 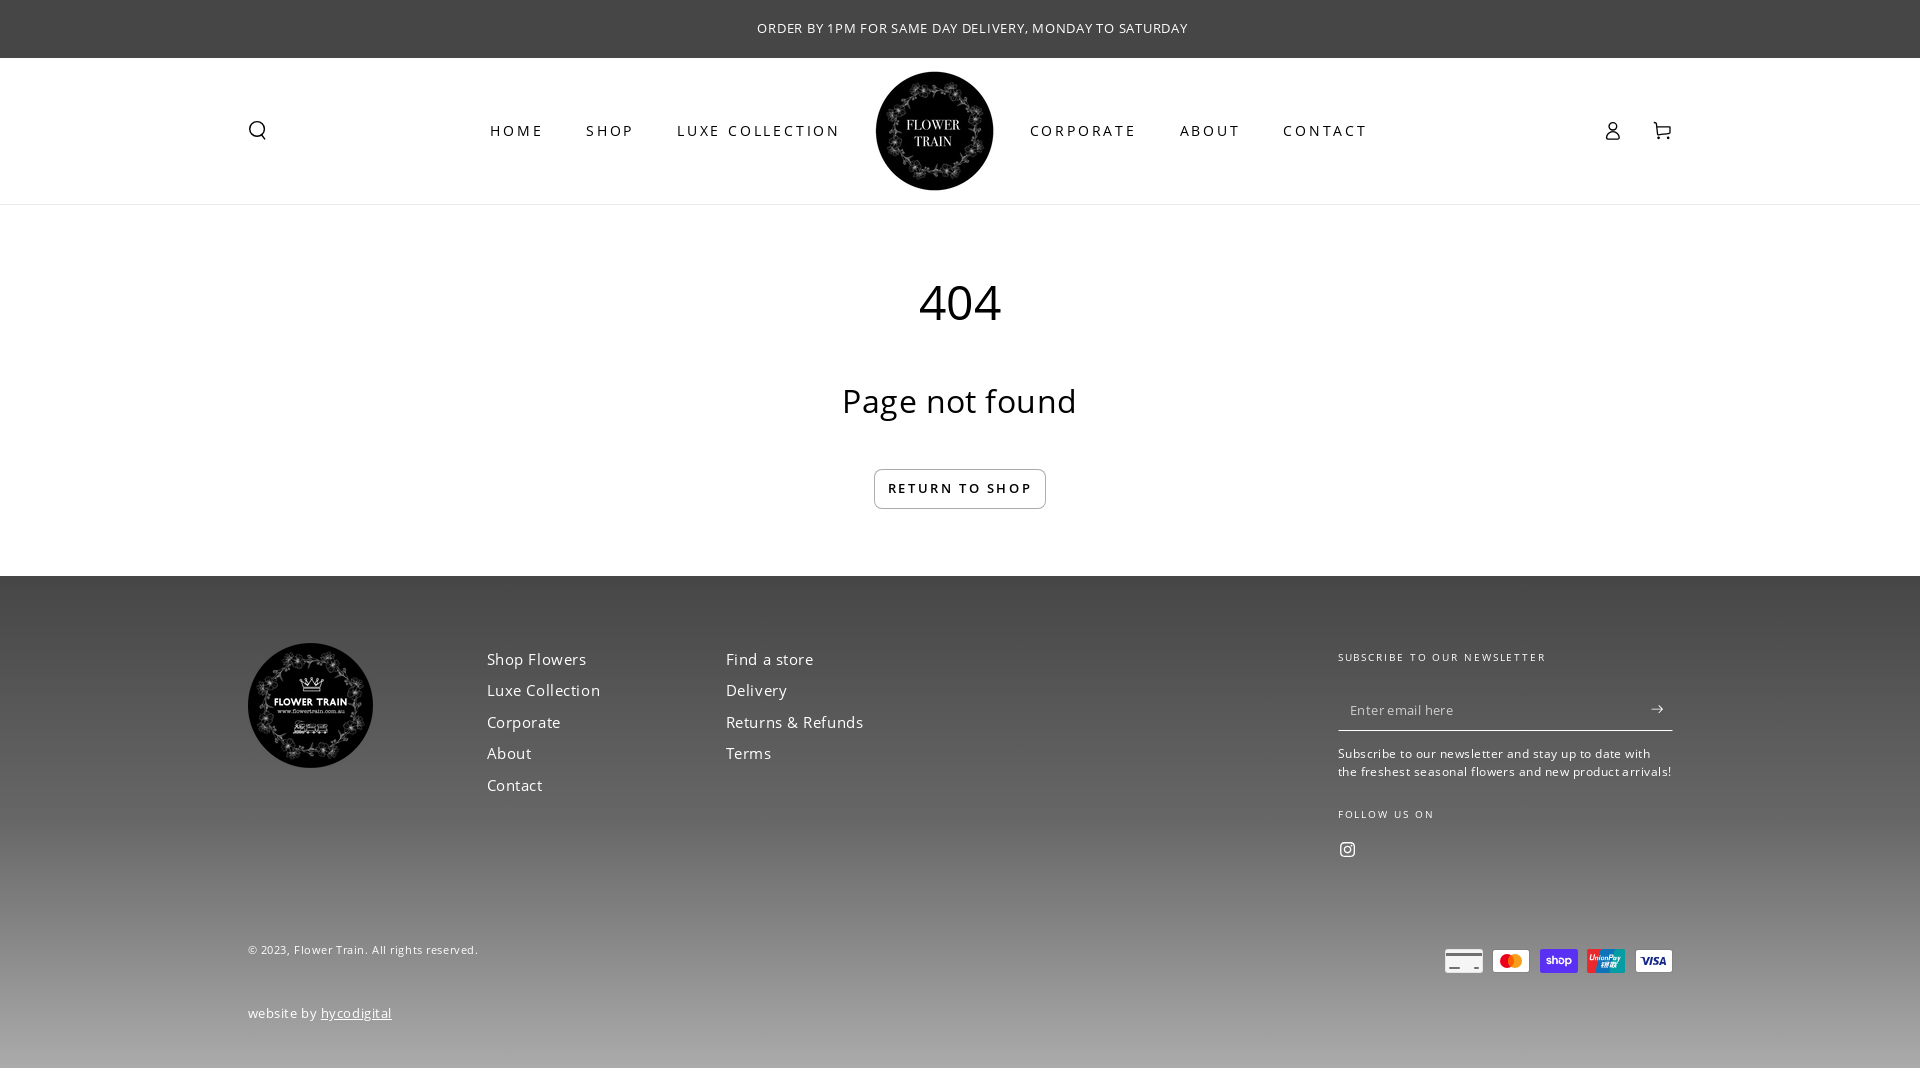 I want to click on 'Luxe Collection', so click(x=543, y=689).